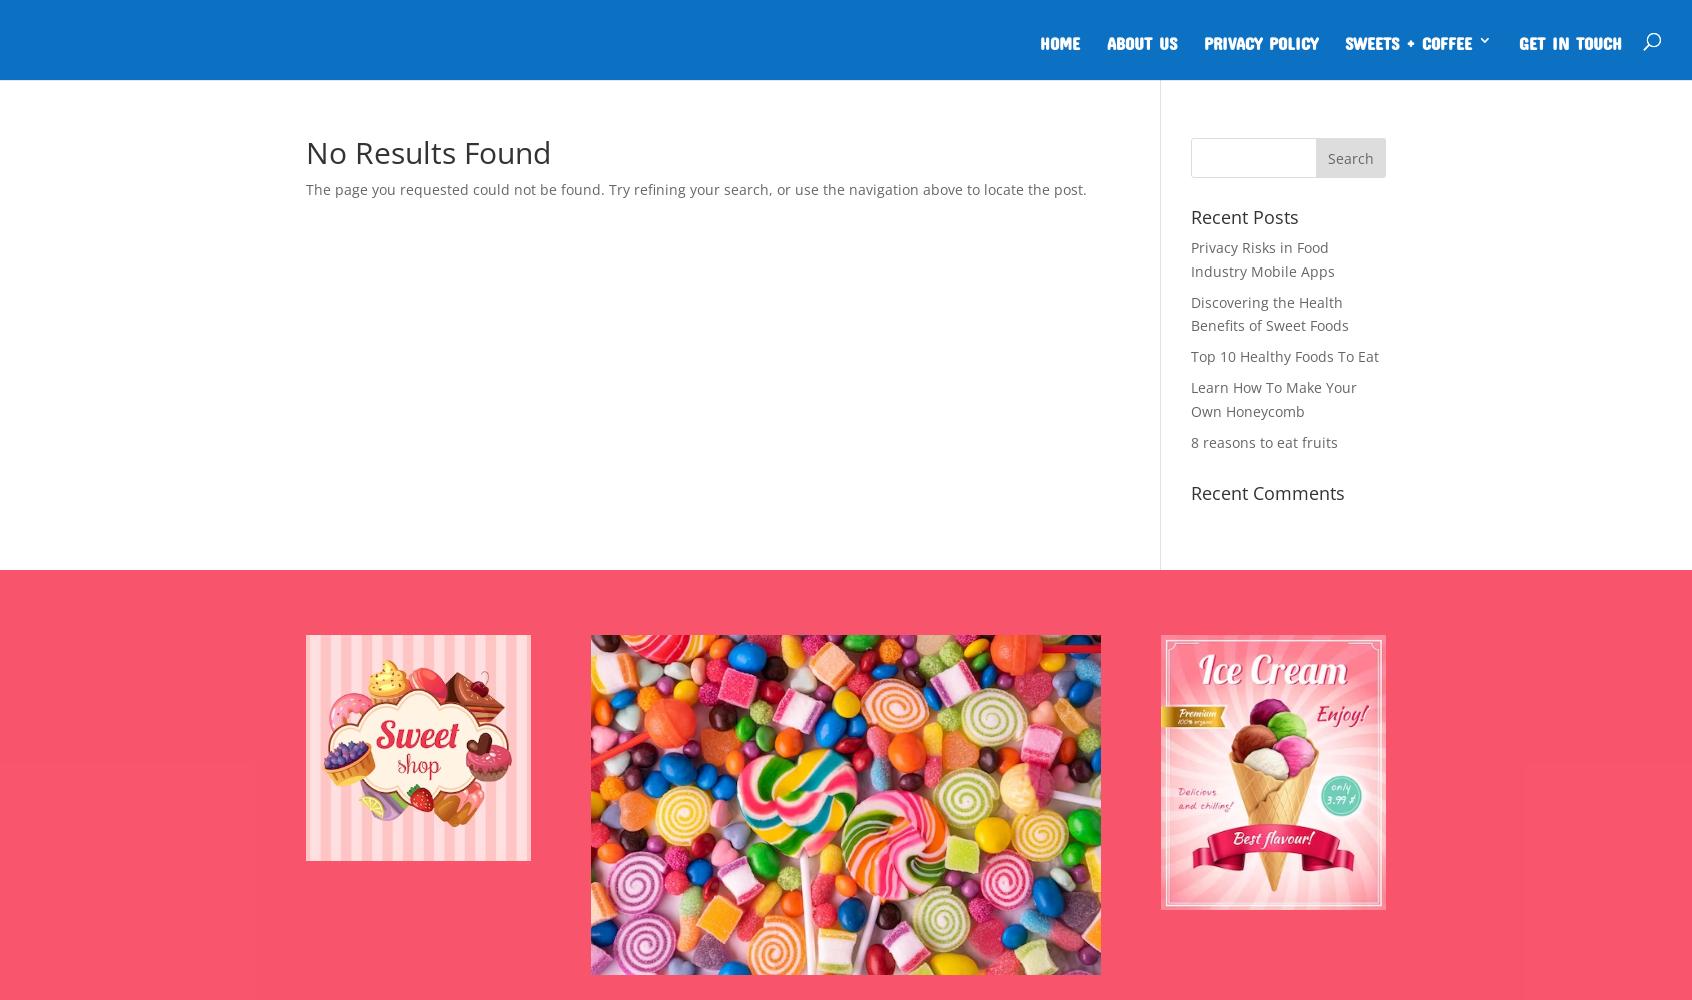  Describe the element at coordinates (1269, 312) in the screenshot. I see `'Discovering the Health Benefits of Sweet Foods'` at that location.